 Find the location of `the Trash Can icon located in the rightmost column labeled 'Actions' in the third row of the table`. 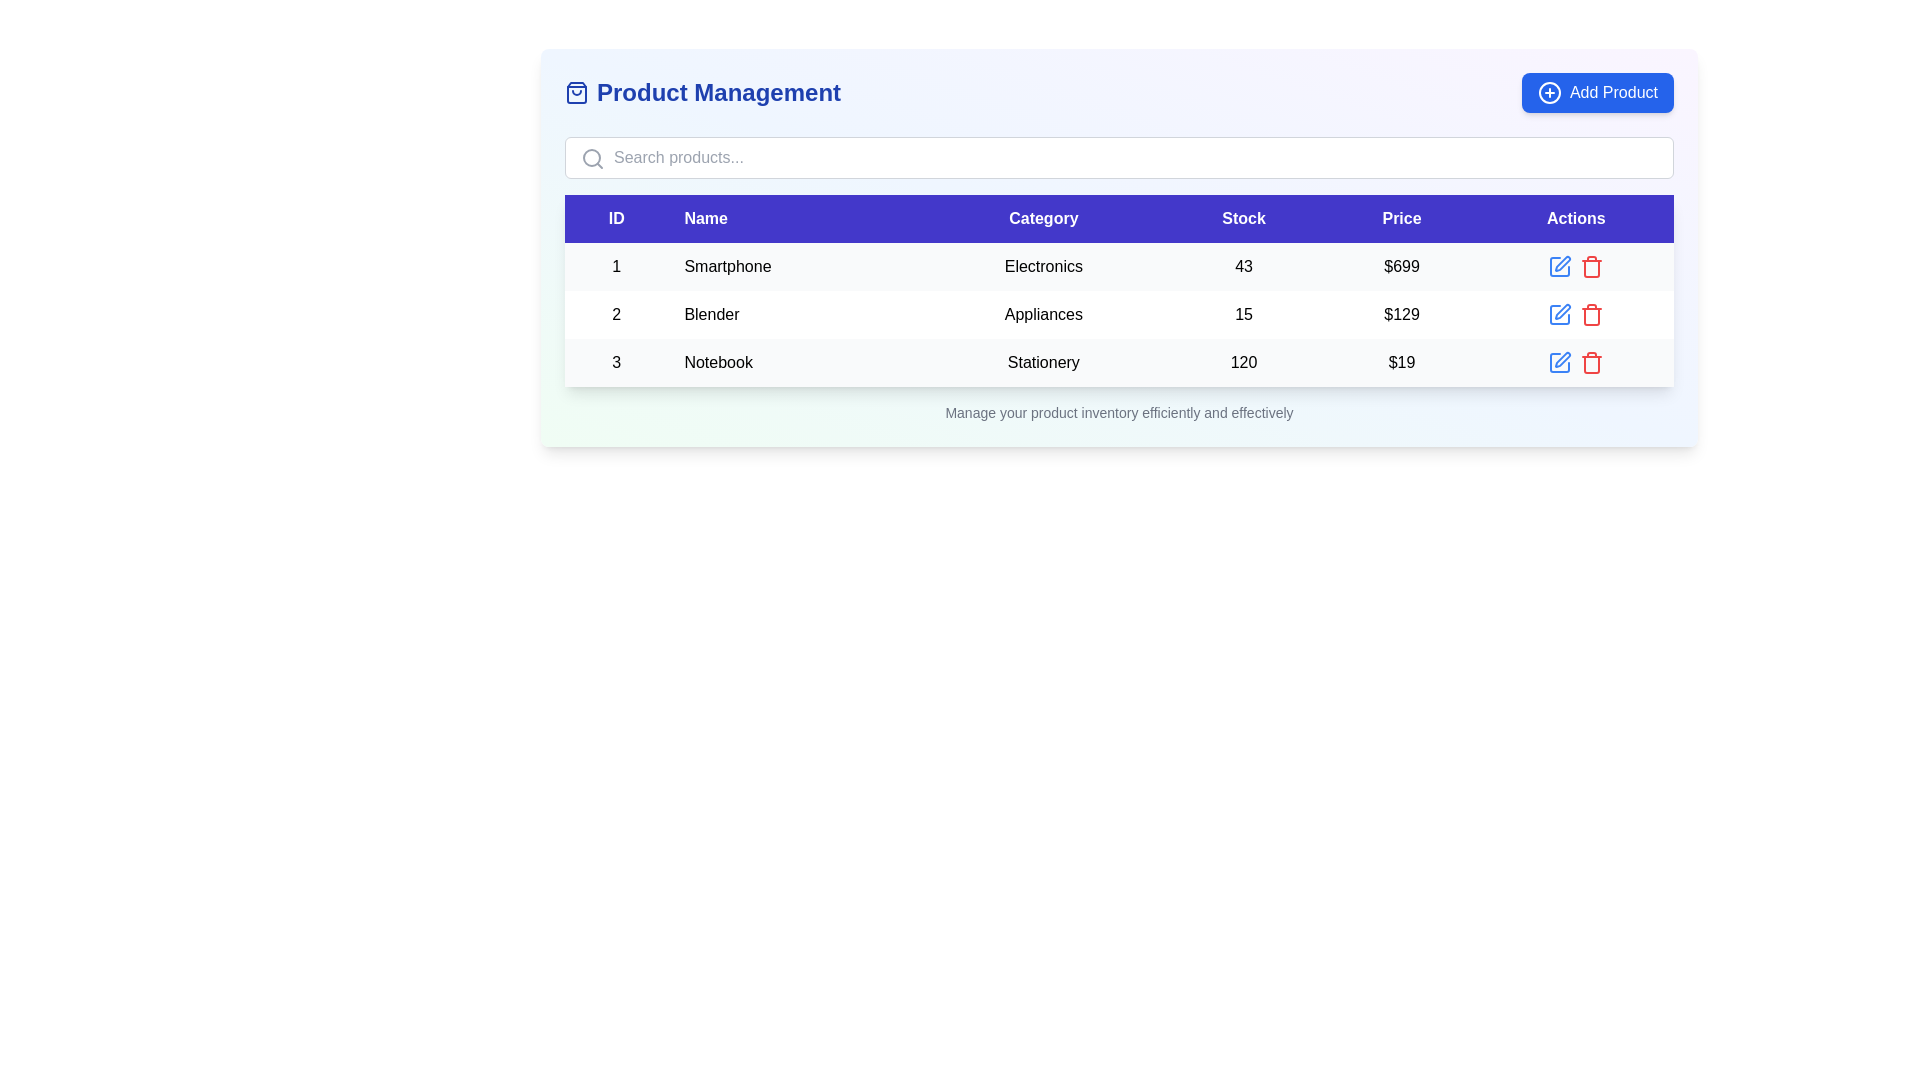

the Trash Can icon located in the rightmost column labeled 'Actions' in the third row of the table is located at coordinates (1591, 365).